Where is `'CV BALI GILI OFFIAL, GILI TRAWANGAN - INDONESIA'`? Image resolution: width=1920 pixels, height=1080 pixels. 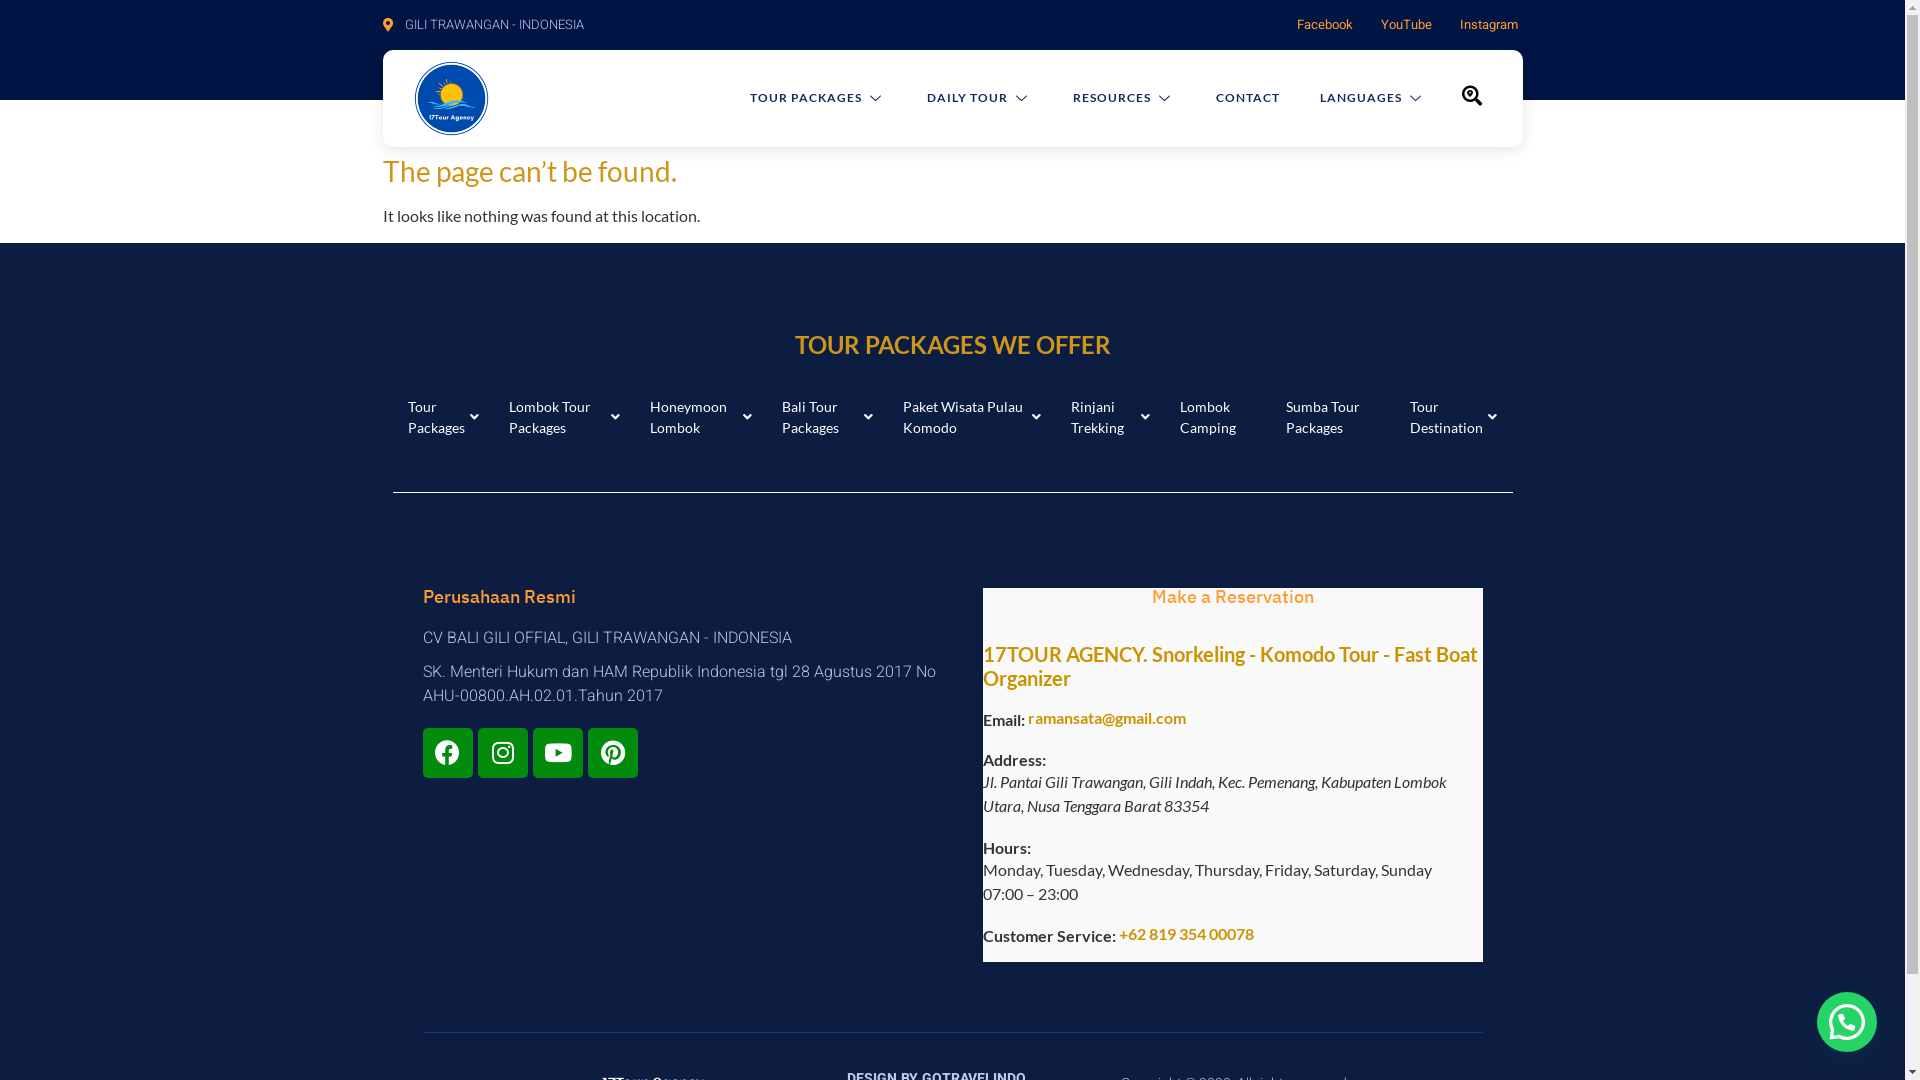
'CV BALI GILI OFFIAL, GILI TRAWANGAN - INDONESIA' is located at coordinates (686, 637).